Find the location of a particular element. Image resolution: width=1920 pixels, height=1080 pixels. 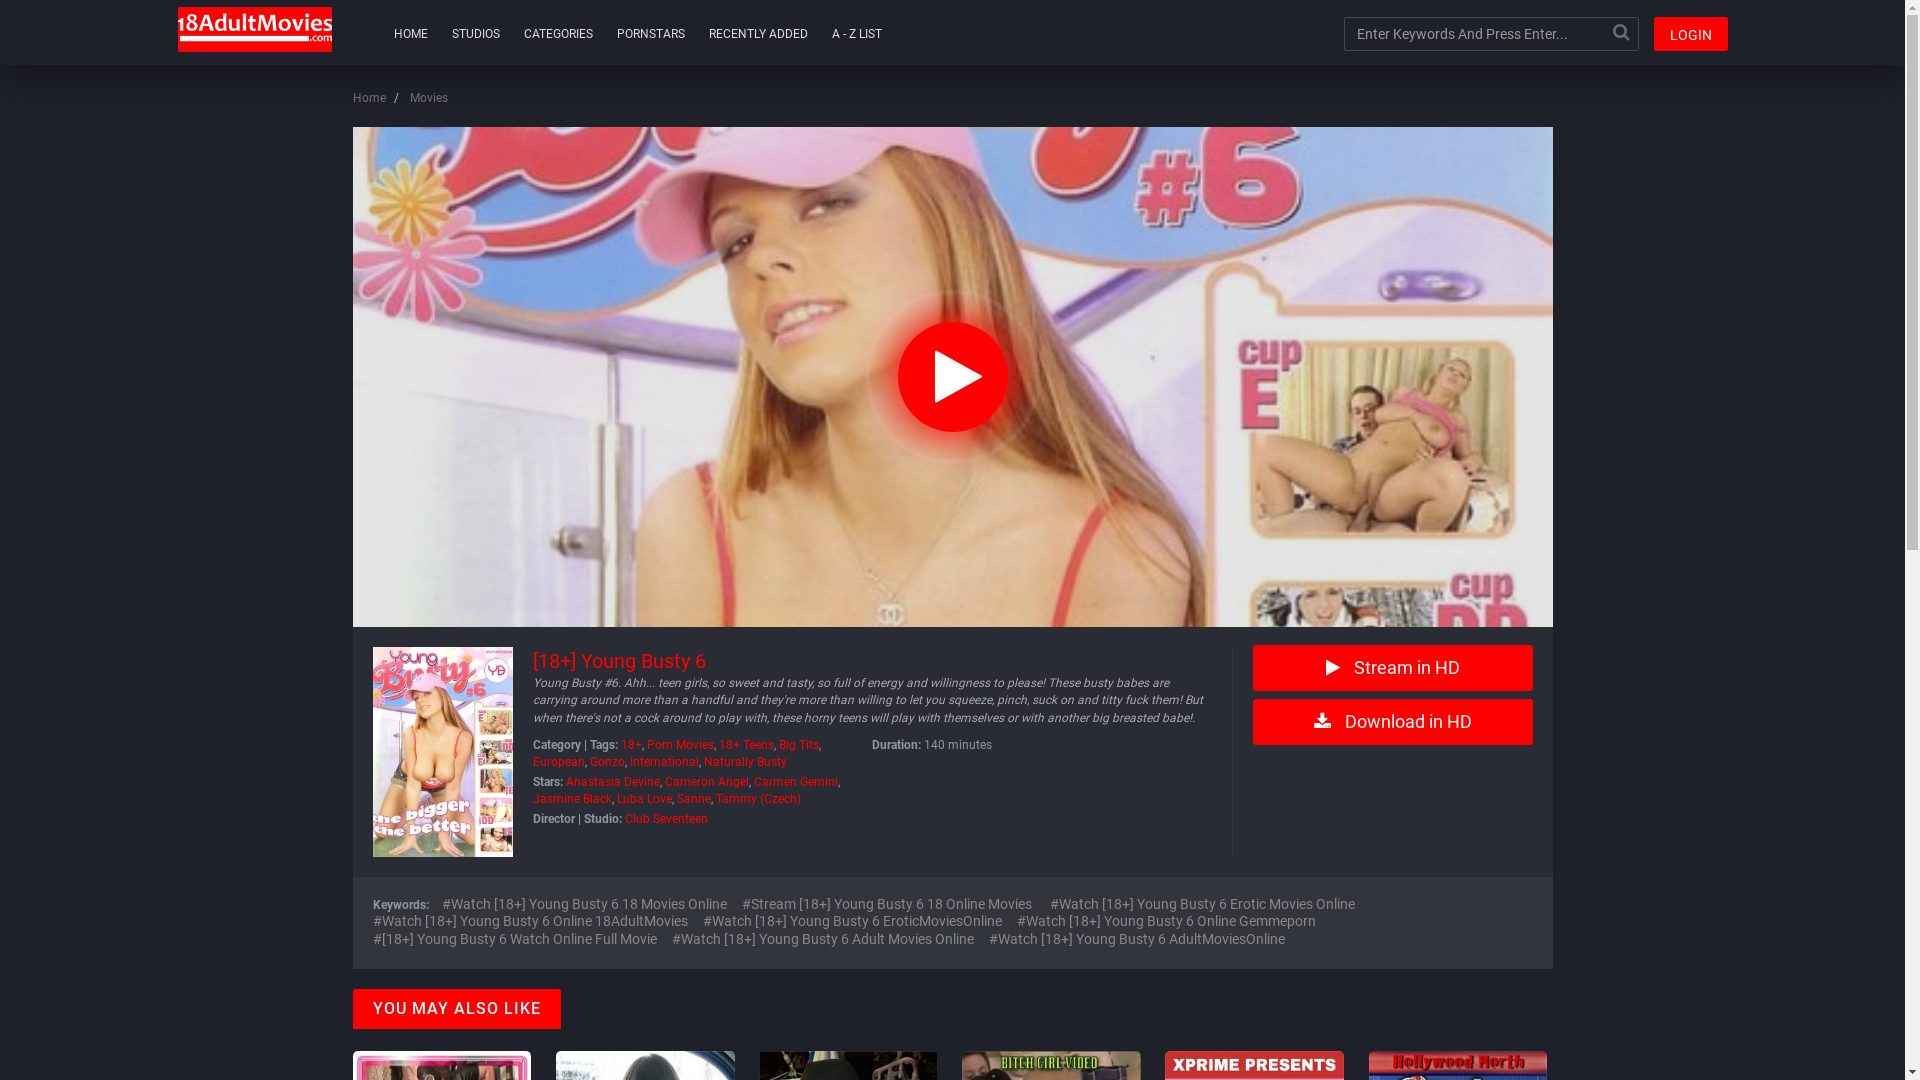

'RECENTLY ADDED' is located at coordinates (757, 34).